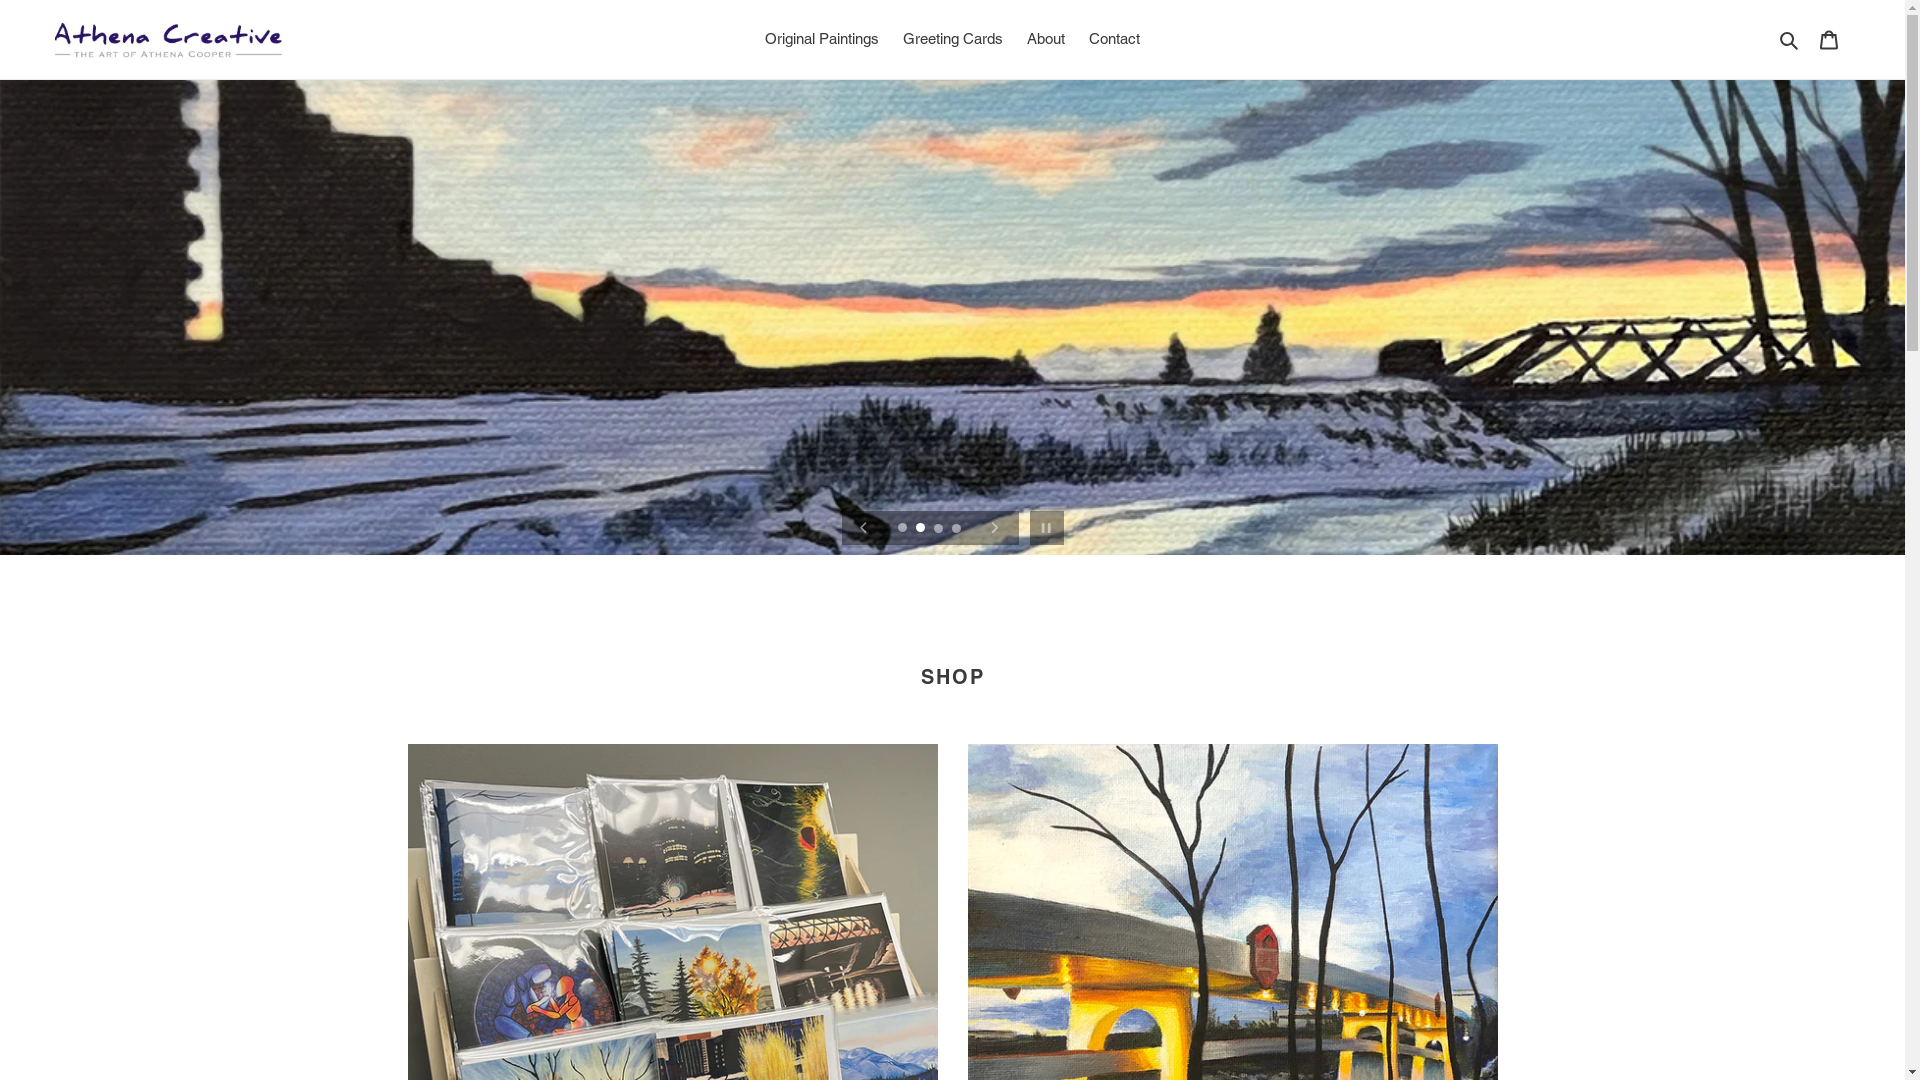 Image resolution: width=1920 pixels, height=1080 pixels. Describe the element at coordinates (1023, 527) in the screenshot. I see `'Pause slideshow'` at that location.